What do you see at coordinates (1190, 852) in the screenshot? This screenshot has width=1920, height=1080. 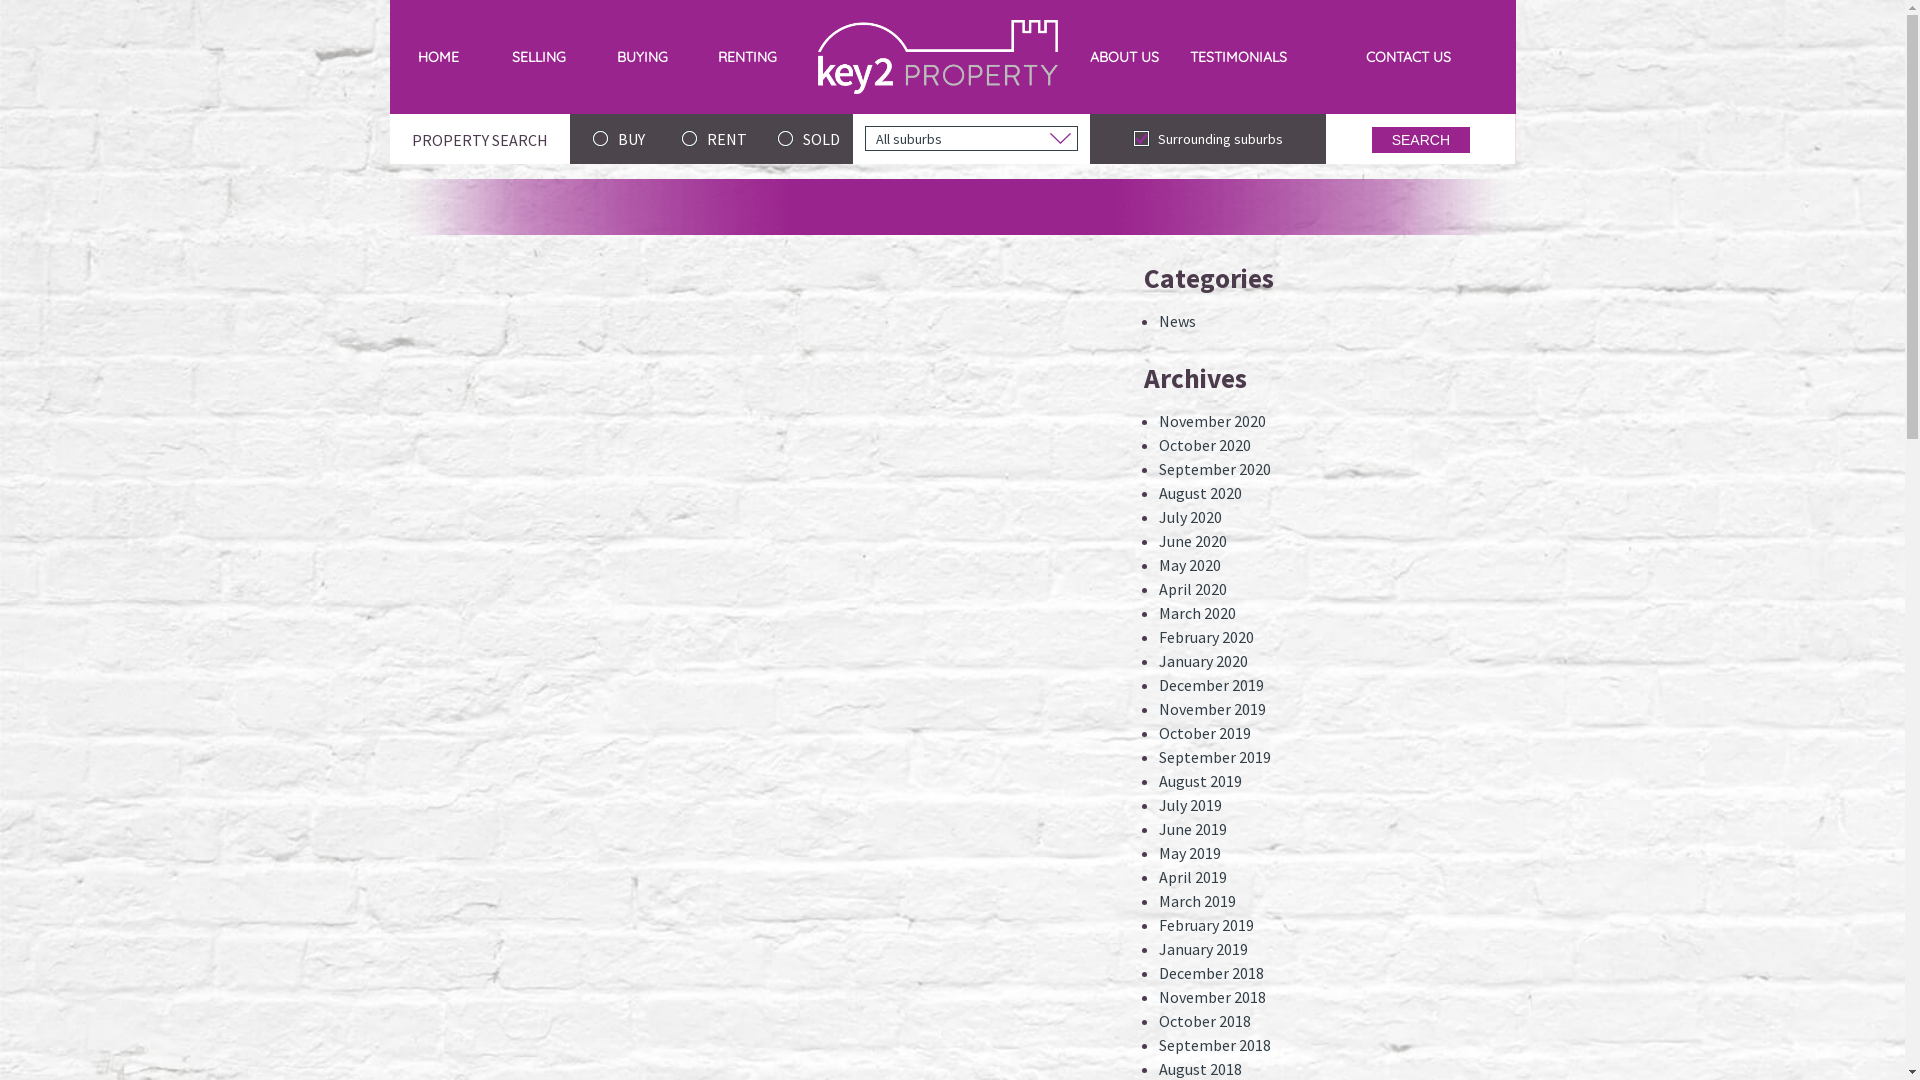 I see `'May 2019'` at bounding box center [1190, 852].